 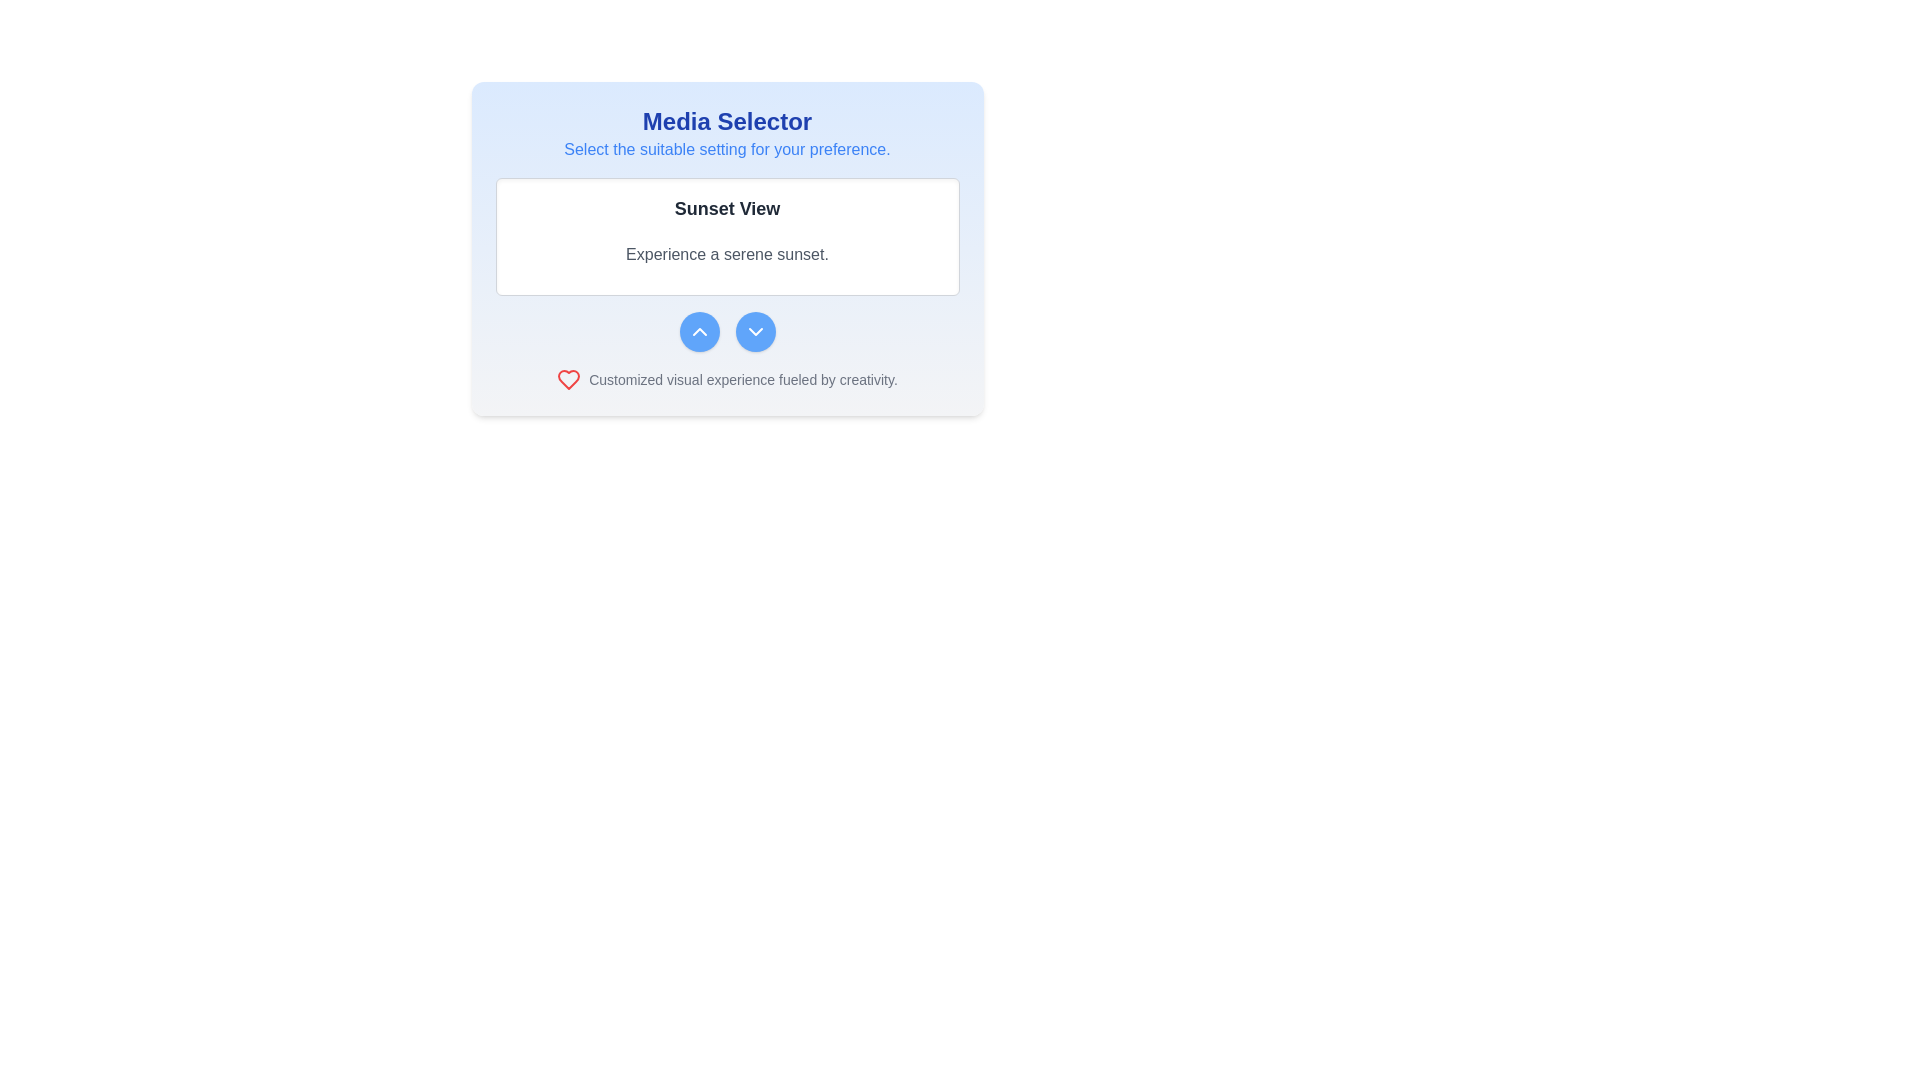 What do you see at coordinates (699, 330) in the screenshot?
I see `the circular blue button with an upward-pointing chevron icon, located under the text 'Experience a serene sunset', to increment or navigate upwards` at bounding box center [699, 330].